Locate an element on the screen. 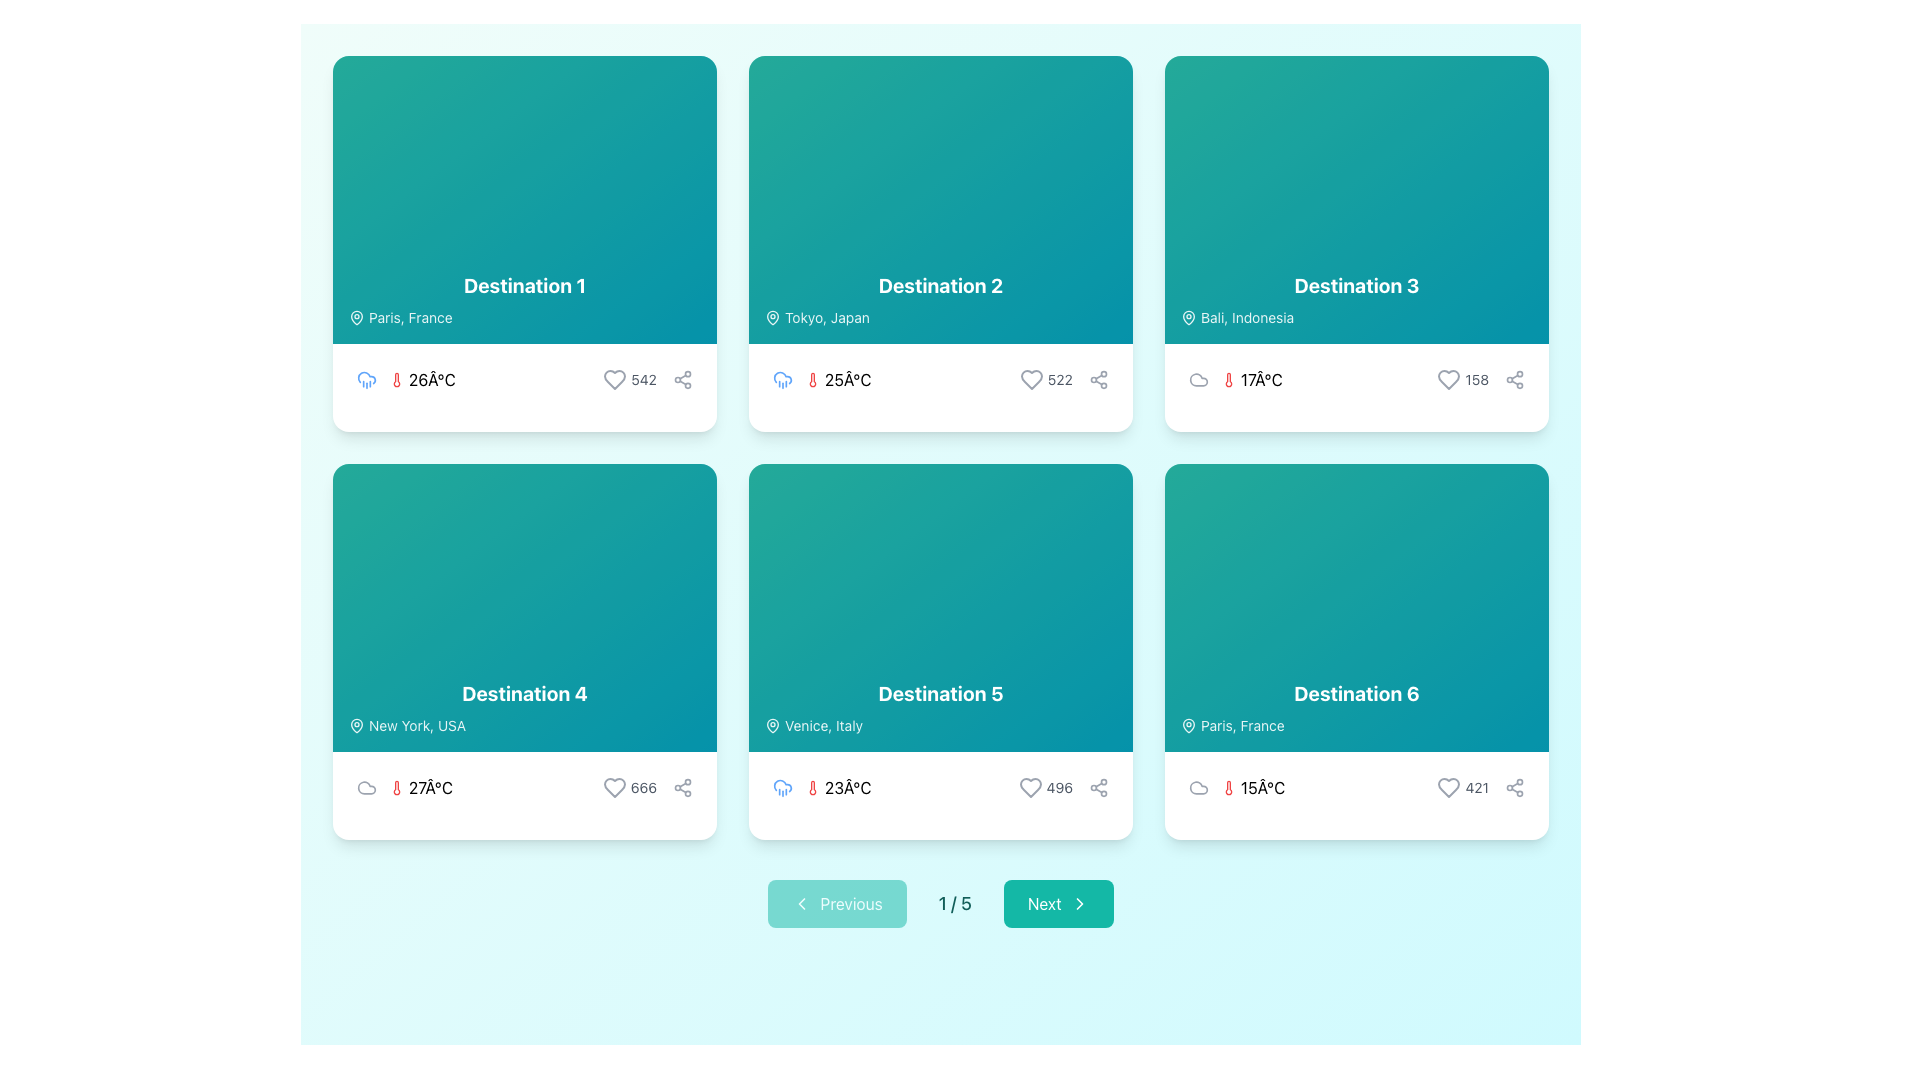 The width and height of the screenshot is (1920, 1080). the Weather Display Widget located in the top-left weather panel under the label 'Destination 1', which visually communicates the current temperature and weather condition is located at coordinates (405, 380).